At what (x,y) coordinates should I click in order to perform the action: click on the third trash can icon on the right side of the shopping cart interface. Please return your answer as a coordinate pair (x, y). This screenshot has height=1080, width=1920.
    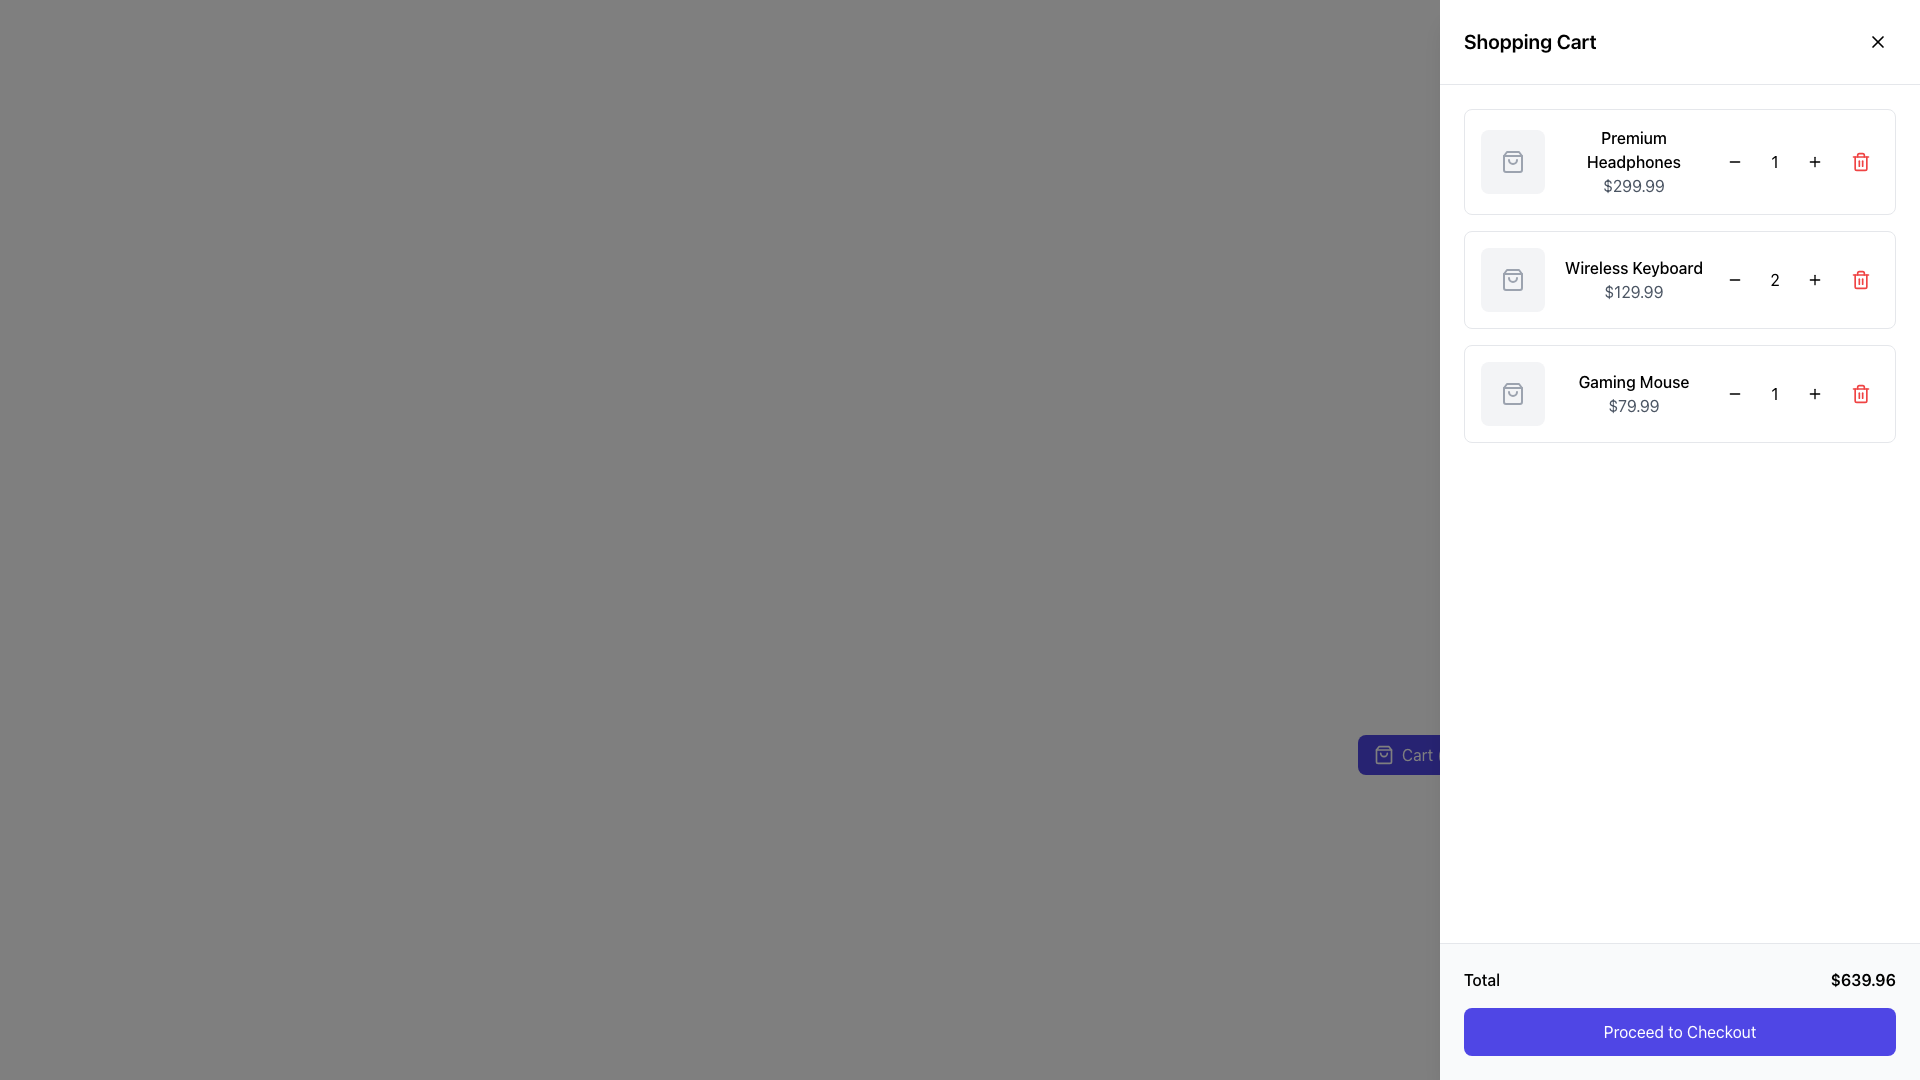
    Looking at the image, I should click on (1860, 393).